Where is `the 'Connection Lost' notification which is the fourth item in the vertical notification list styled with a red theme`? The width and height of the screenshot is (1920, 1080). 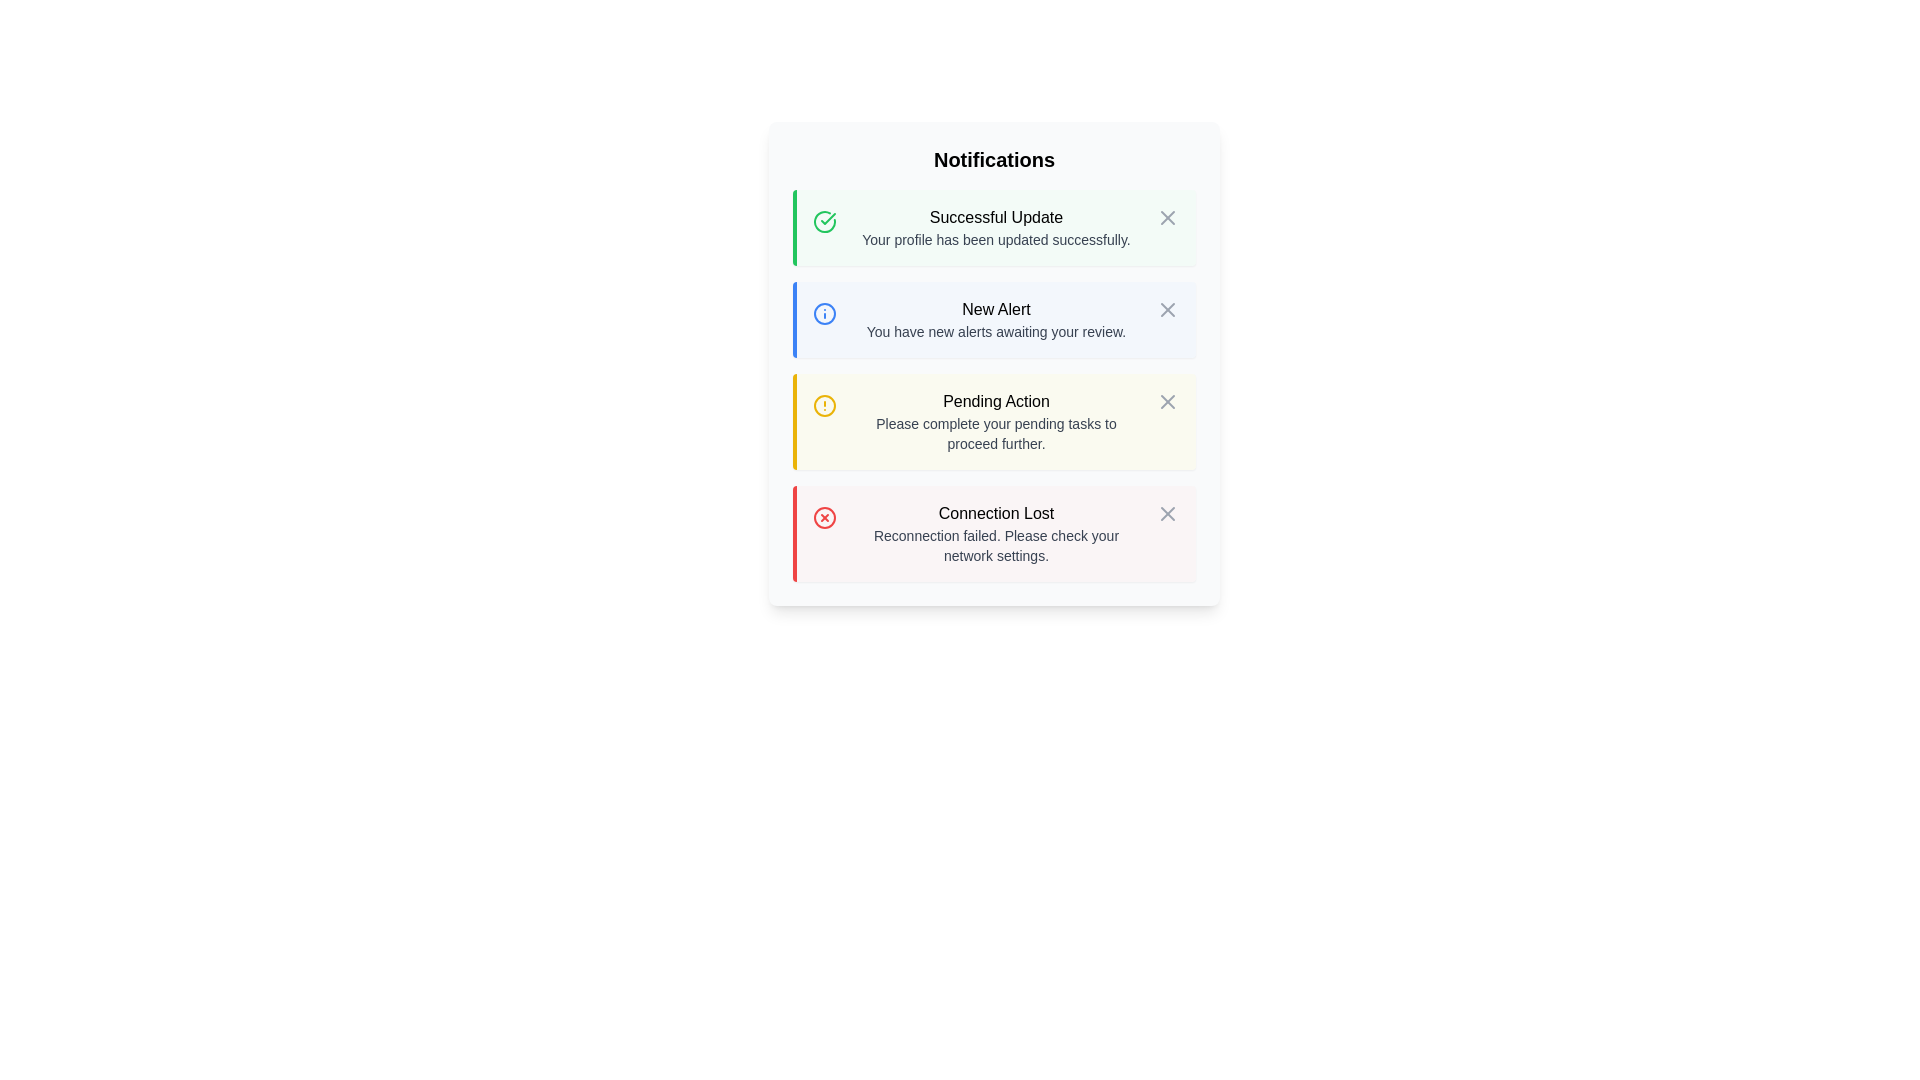 the 'Connection Lost' notification which is the fourth item in the vertical notification list styled with a red theme is located at coordinates (996, 532).